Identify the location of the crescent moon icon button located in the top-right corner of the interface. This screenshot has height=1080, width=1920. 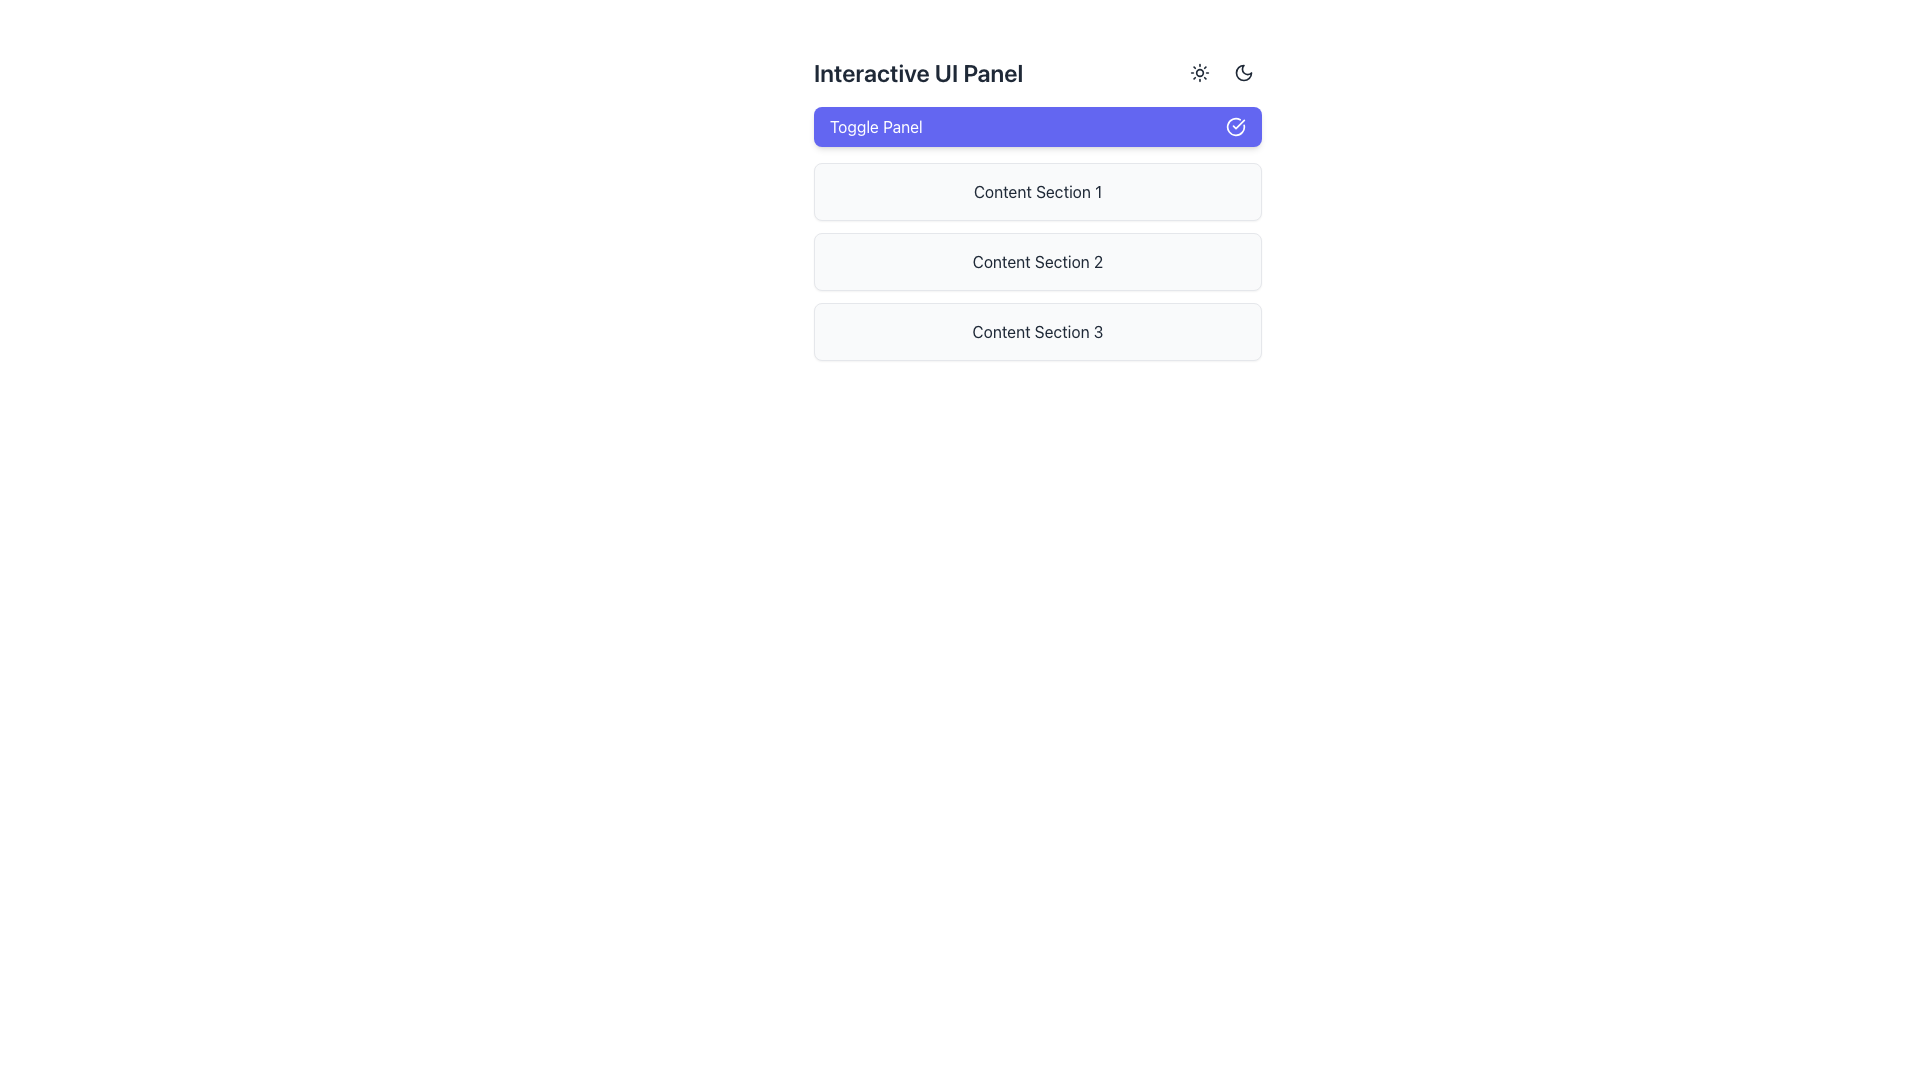
(1242, 72).